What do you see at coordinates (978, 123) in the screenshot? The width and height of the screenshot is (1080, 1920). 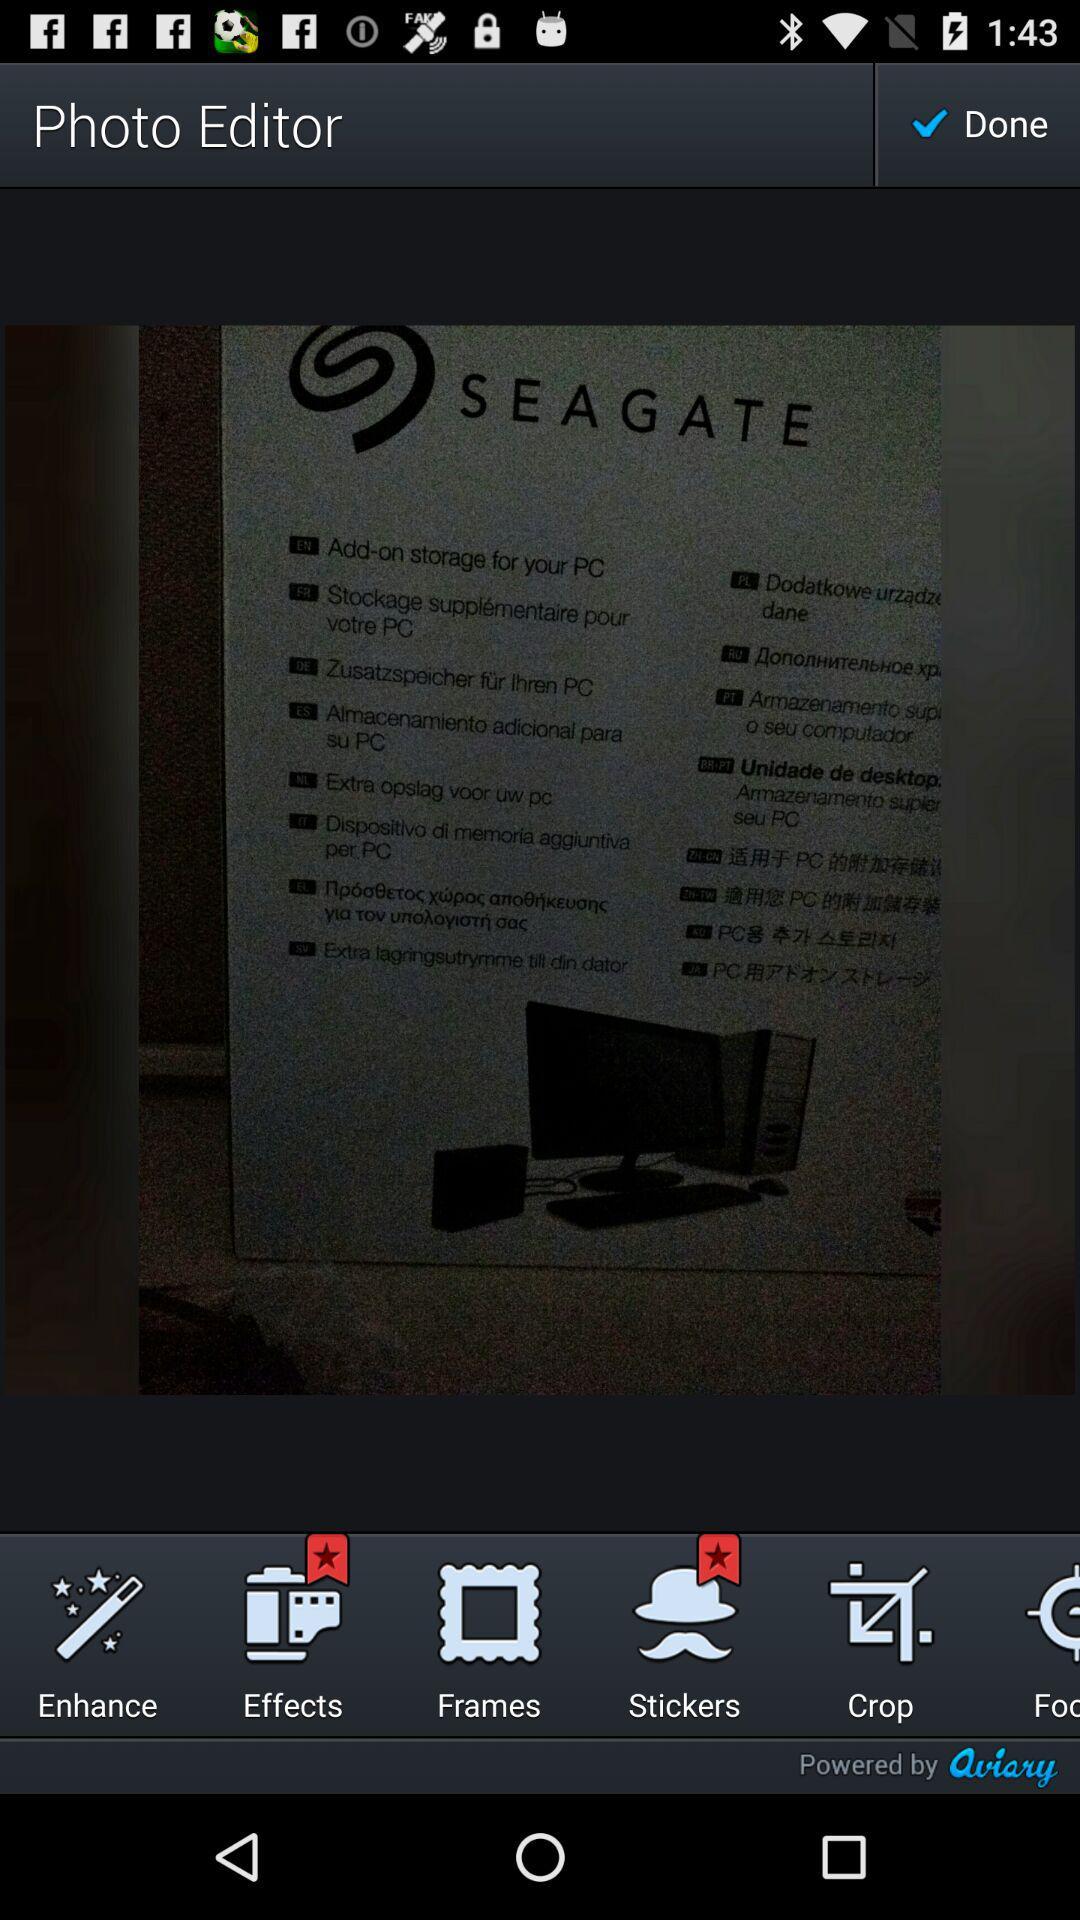 I see `the done` at bounding box center [978, 123].